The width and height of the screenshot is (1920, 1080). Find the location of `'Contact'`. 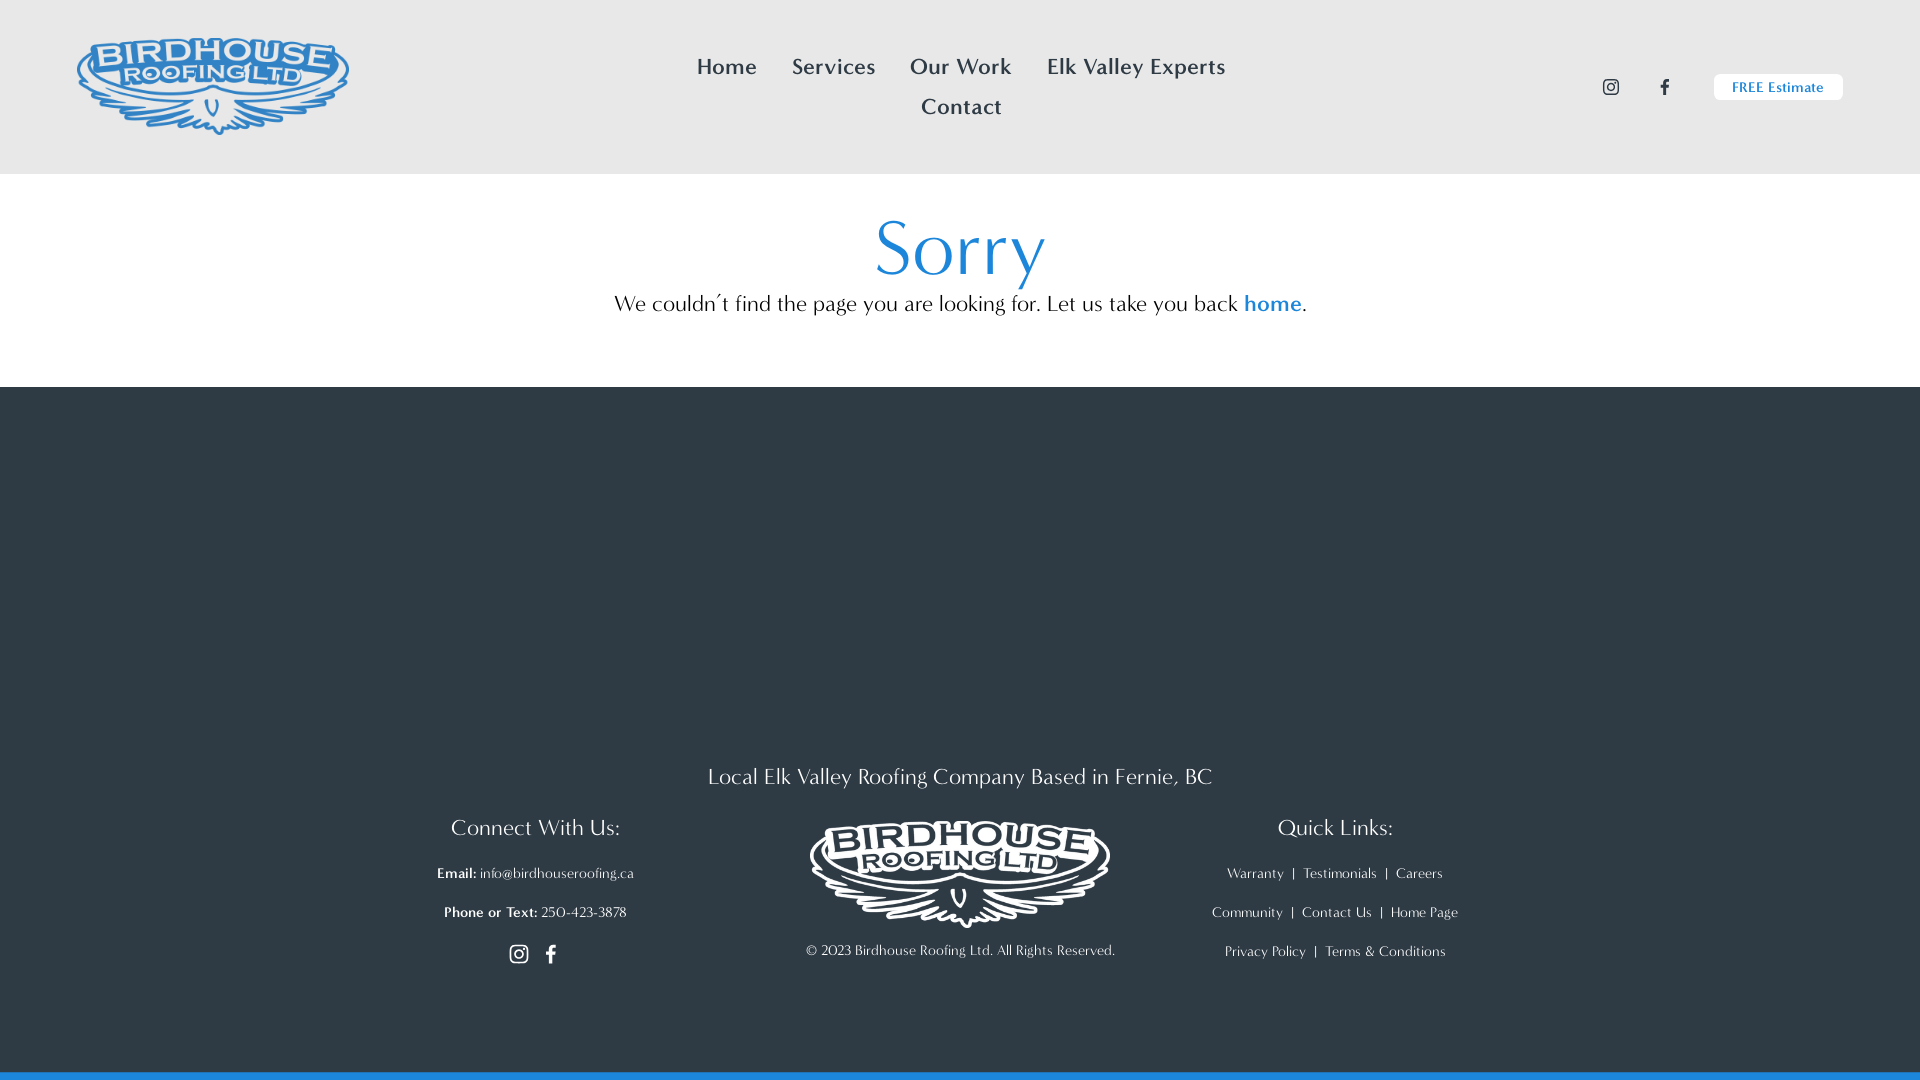

'Contact' is located at coordinates (961, 107).